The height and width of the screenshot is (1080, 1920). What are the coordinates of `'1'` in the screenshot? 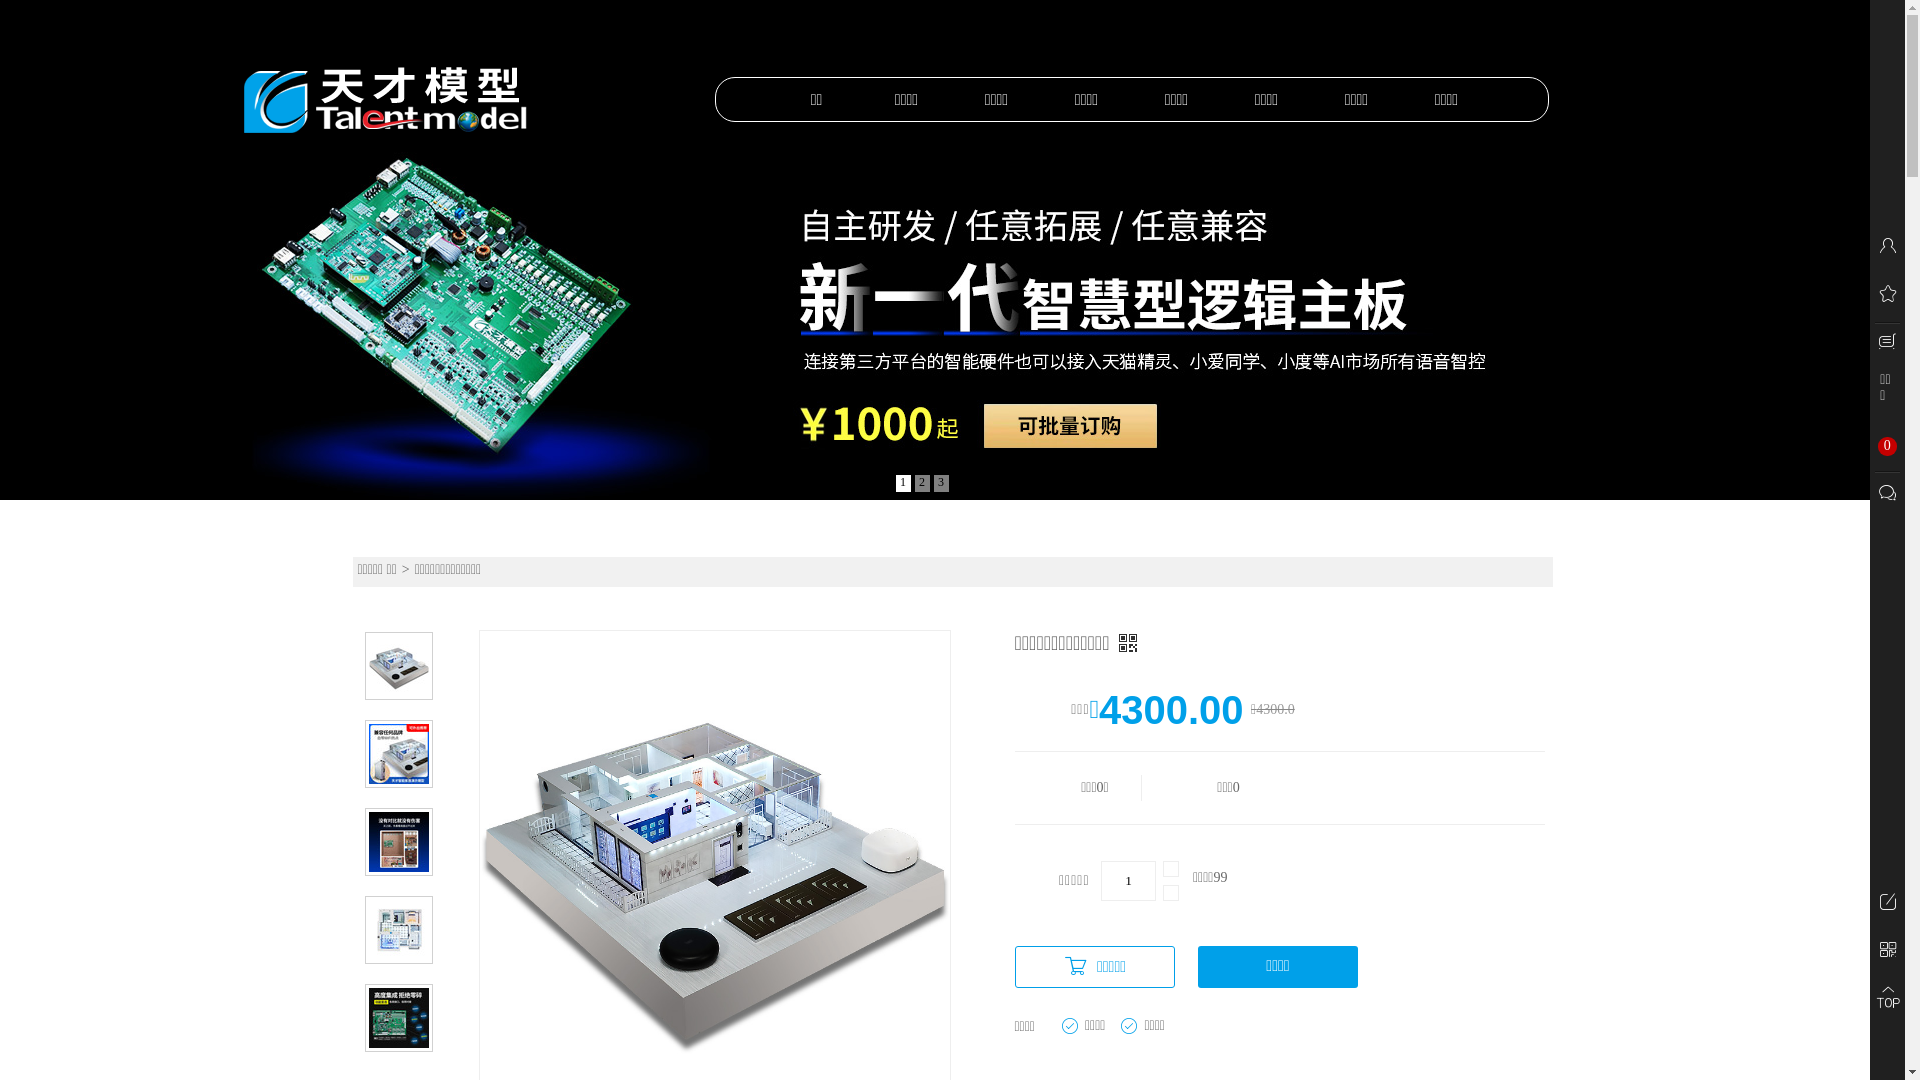 It's located at (902, 483).